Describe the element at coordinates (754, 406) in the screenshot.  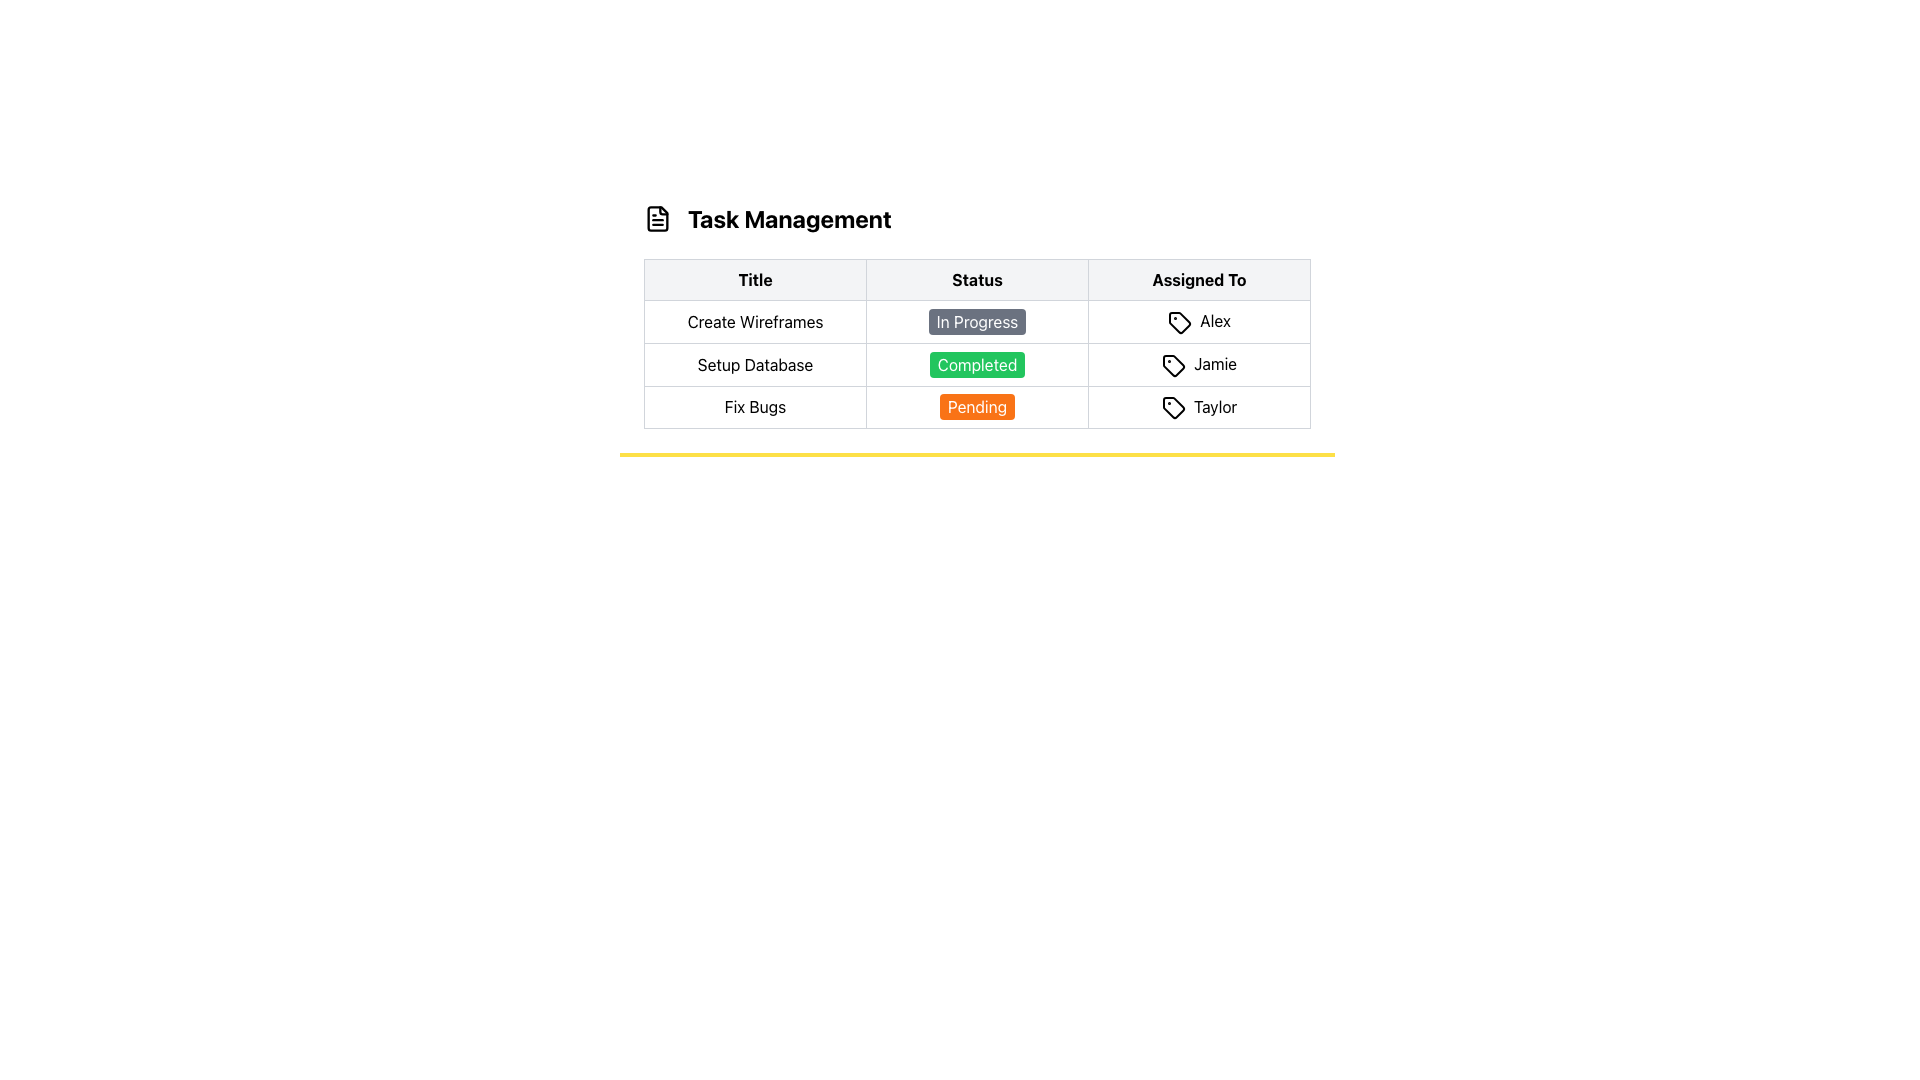
I see `text content of the 'Fix Bugs' label located in the first column of the third row within the task information table` at that location.